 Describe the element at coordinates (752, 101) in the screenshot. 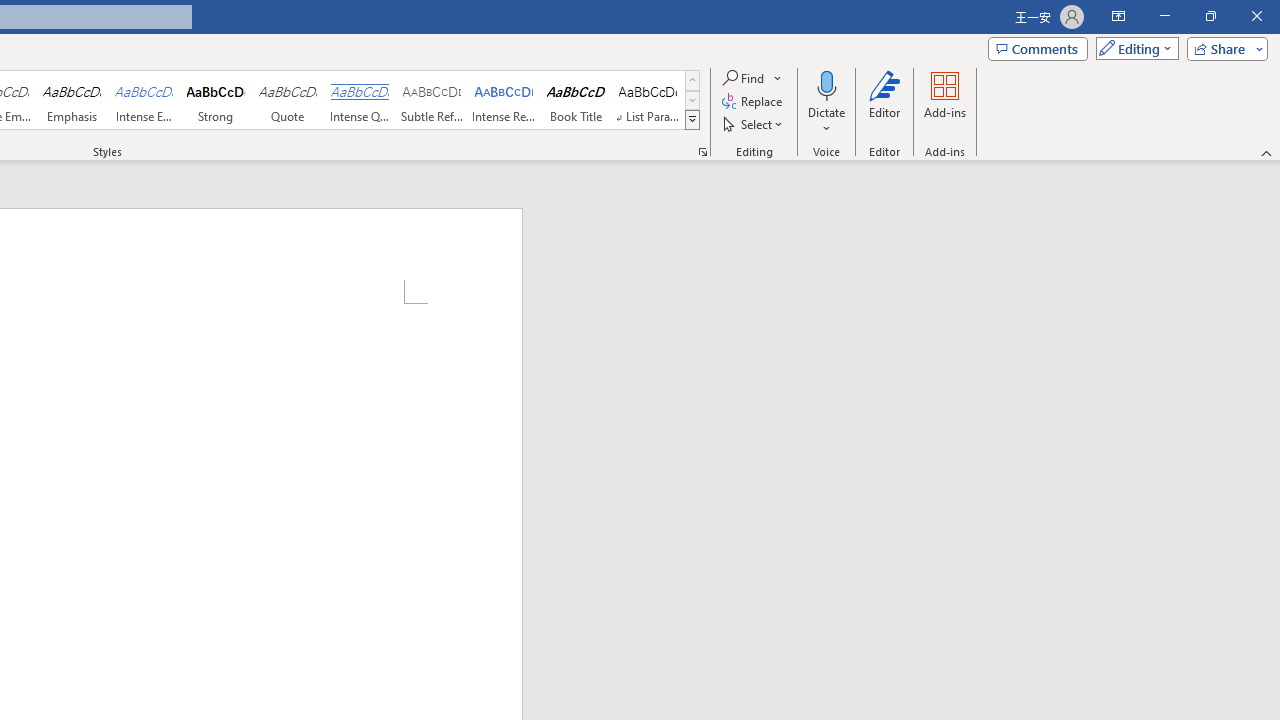

I see `'Replace...'` at that location.